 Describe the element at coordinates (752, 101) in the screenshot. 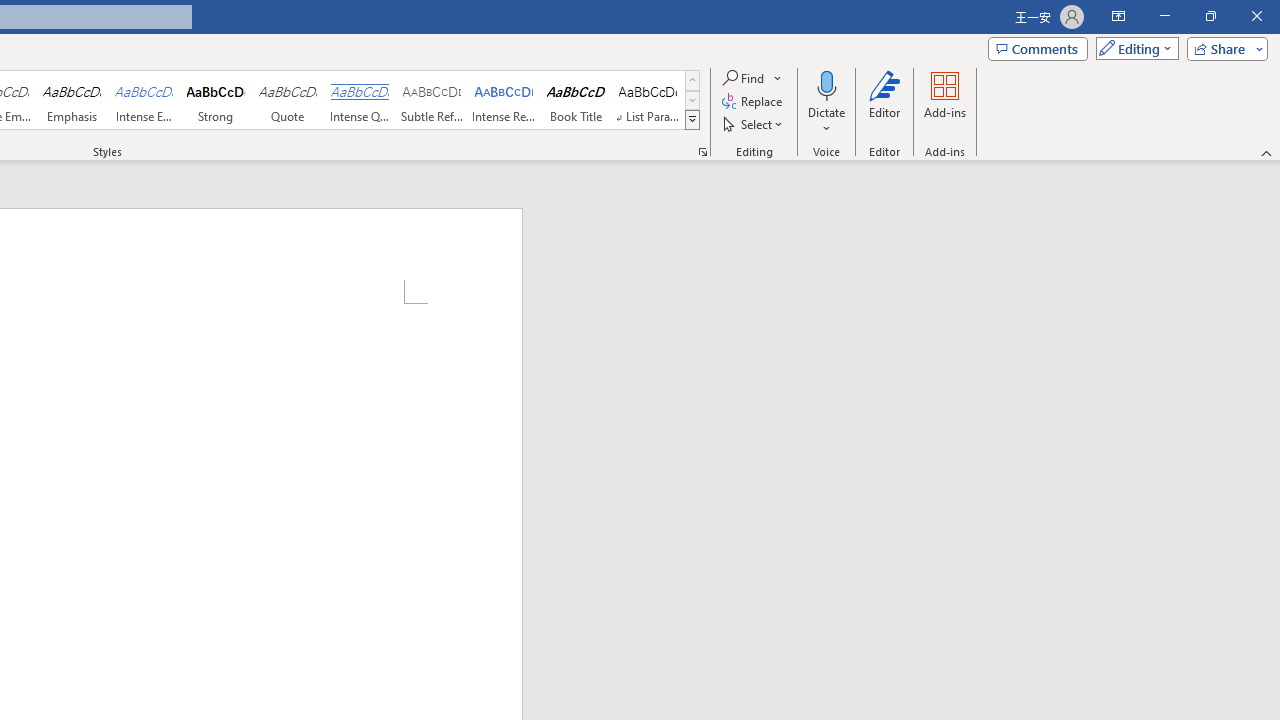

I see `'Replace...'` at that location.